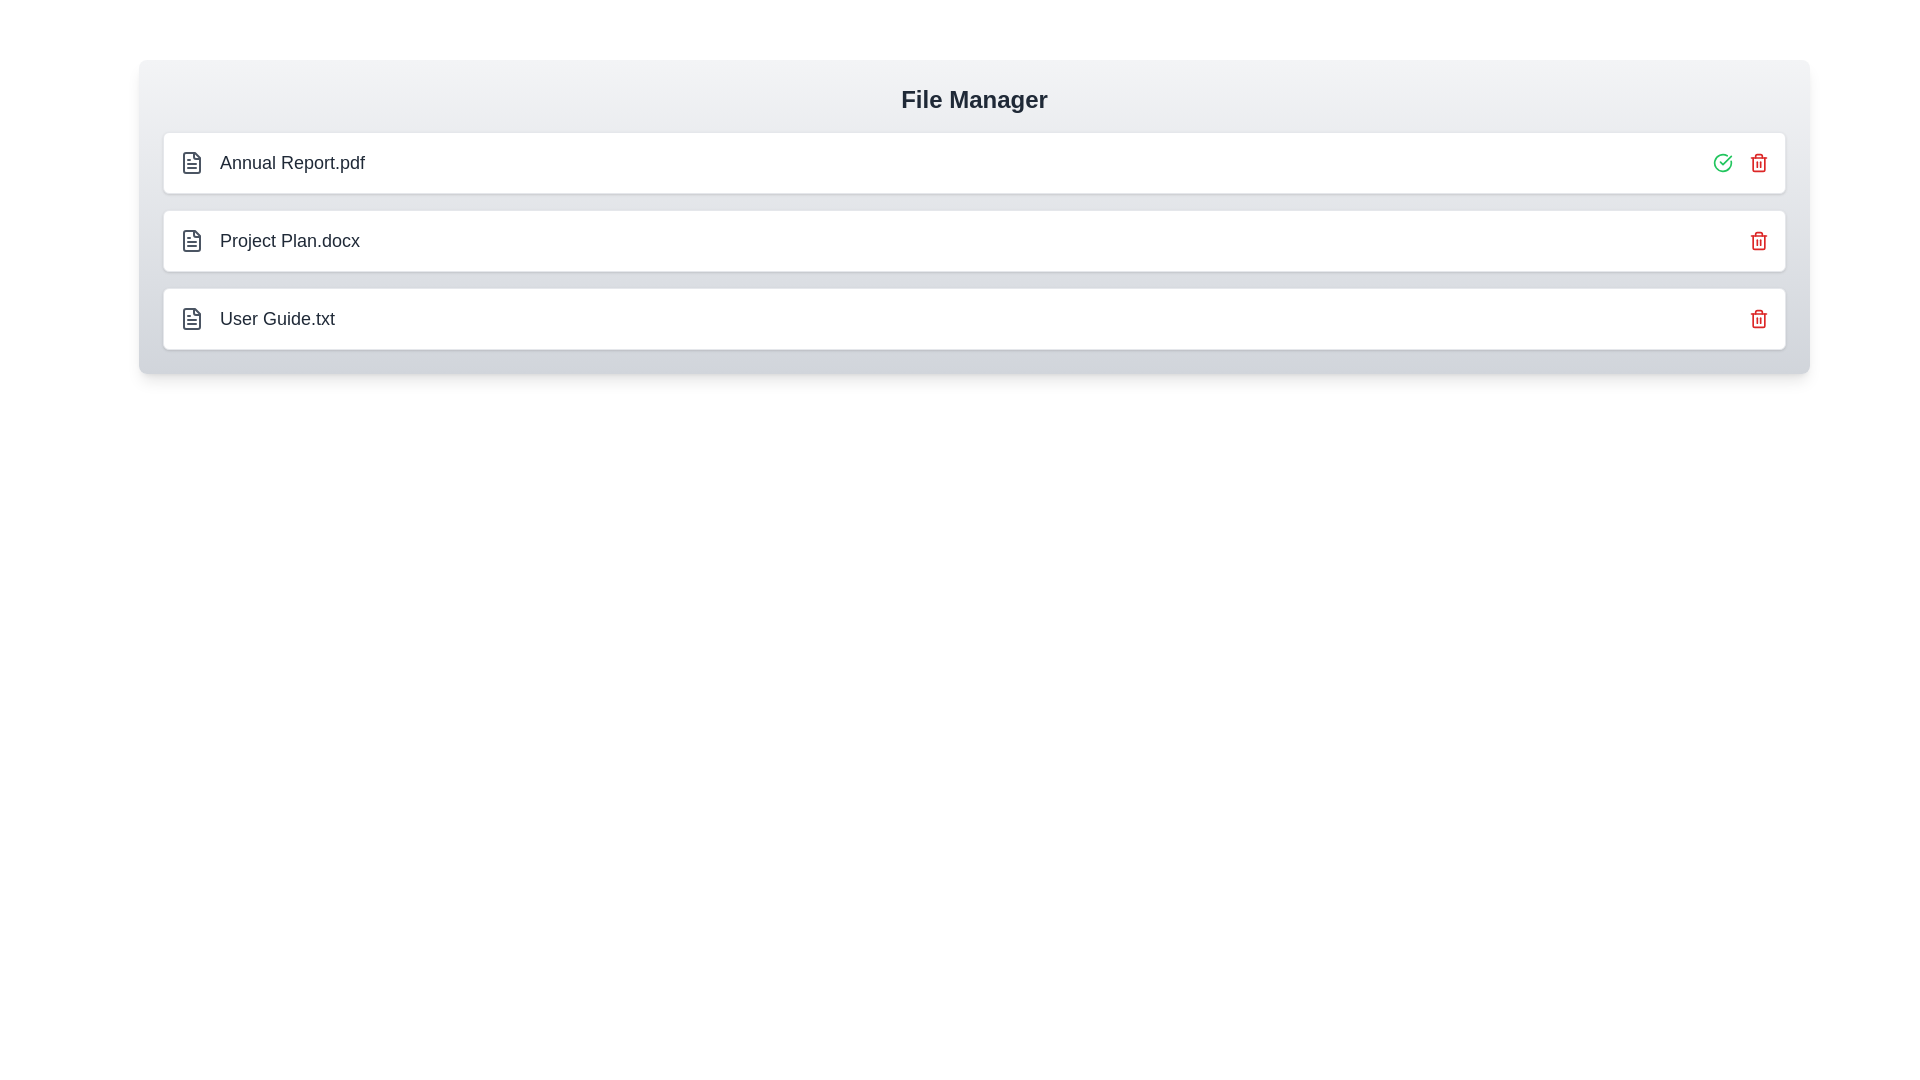  What do you see at coordinates (1757, 241) in the screenshot?
I see `the trash bin outline icon representing the delete action for the file 'Project Plan.docx'` at bounding box center [1757, 241].